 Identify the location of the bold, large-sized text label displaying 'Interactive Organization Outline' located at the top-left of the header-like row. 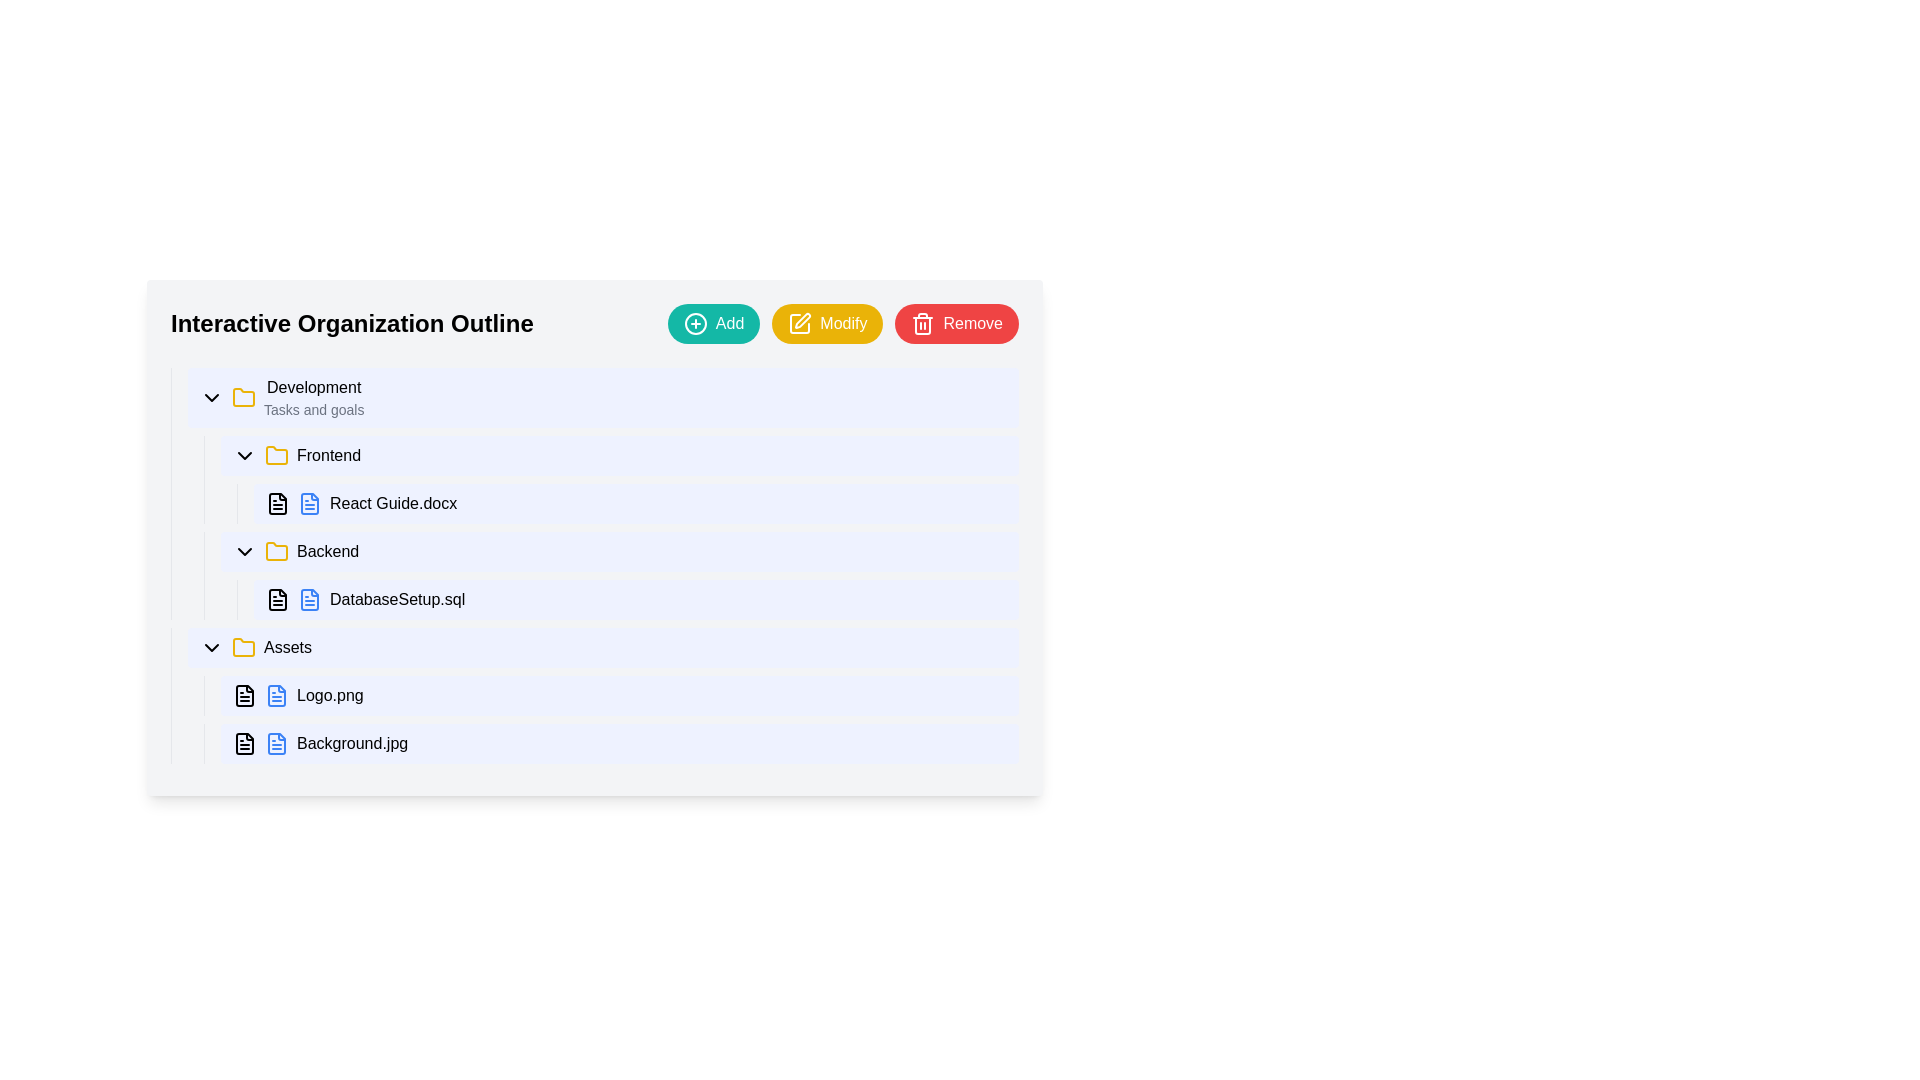
(352, 323).